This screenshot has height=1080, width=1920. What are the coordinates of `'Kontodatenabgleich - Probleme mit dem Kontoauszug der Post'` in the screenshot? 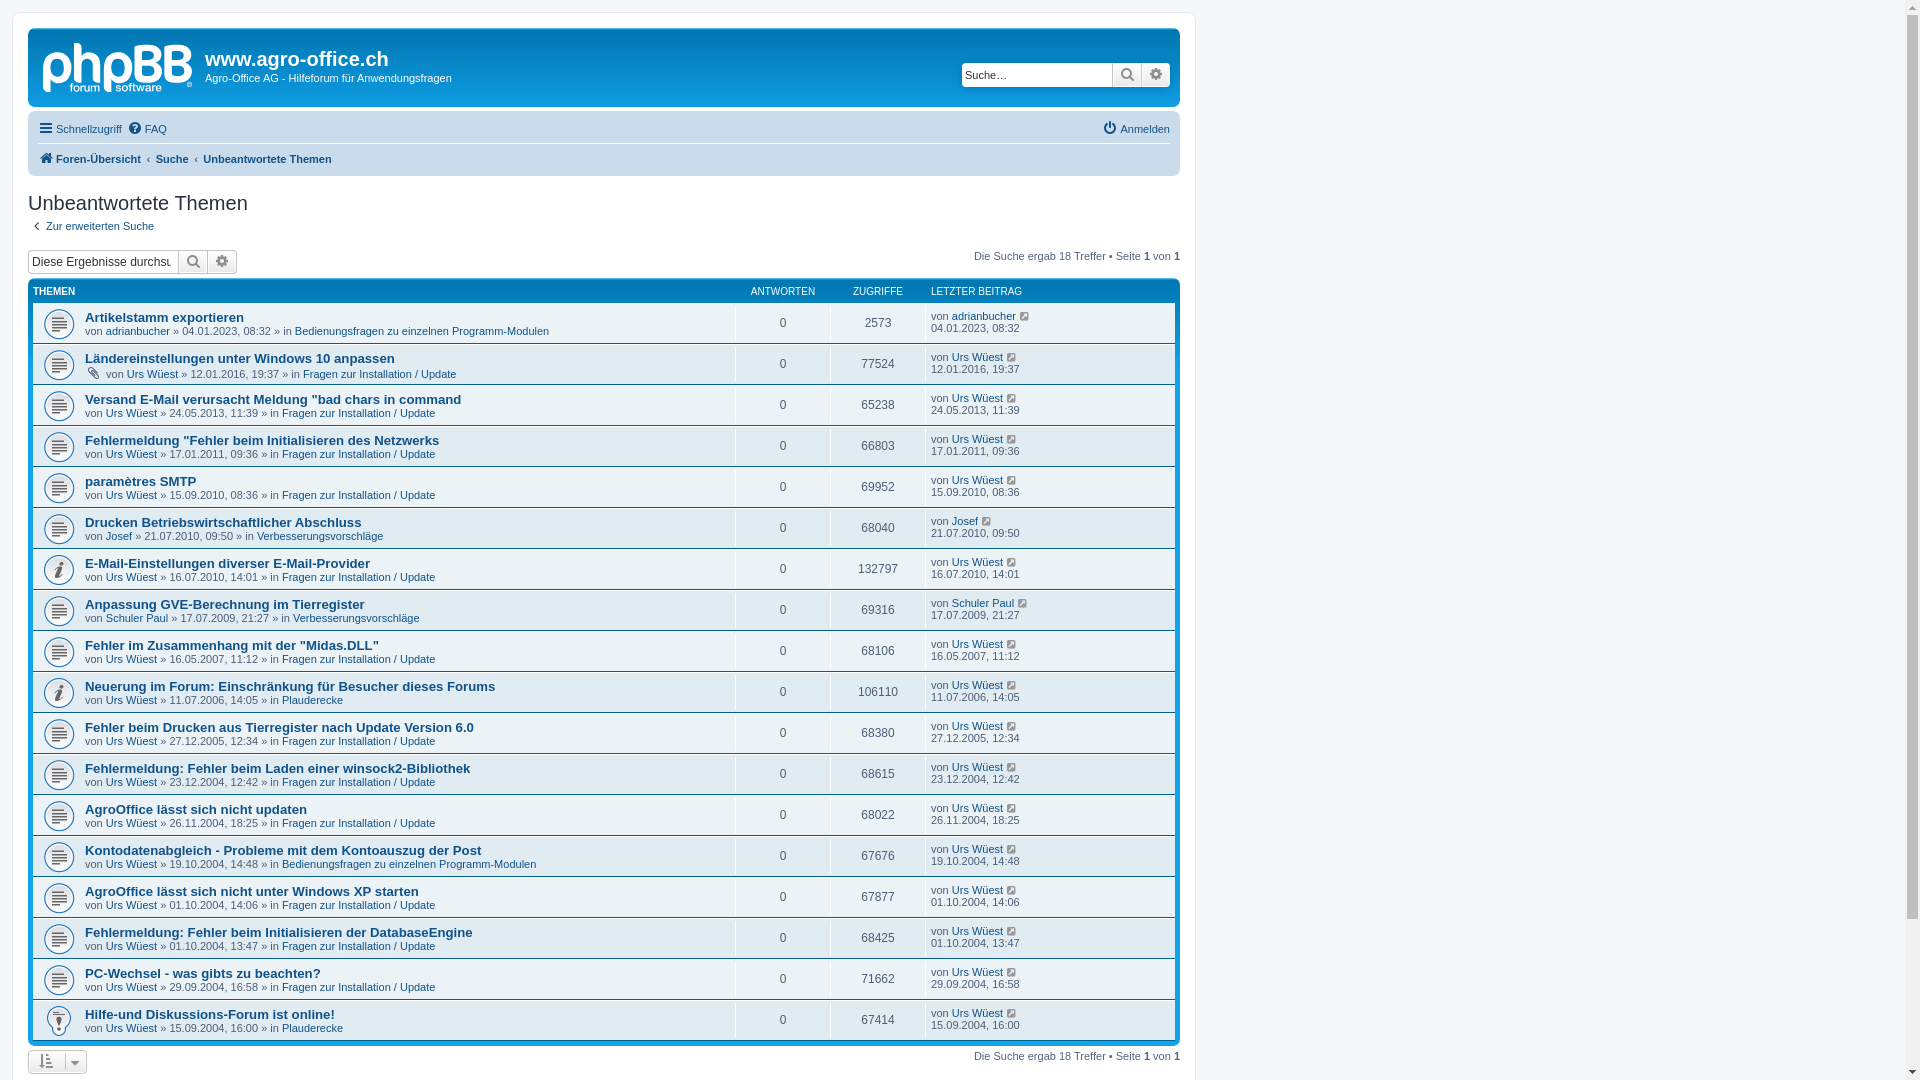 It's located at (282, 850).